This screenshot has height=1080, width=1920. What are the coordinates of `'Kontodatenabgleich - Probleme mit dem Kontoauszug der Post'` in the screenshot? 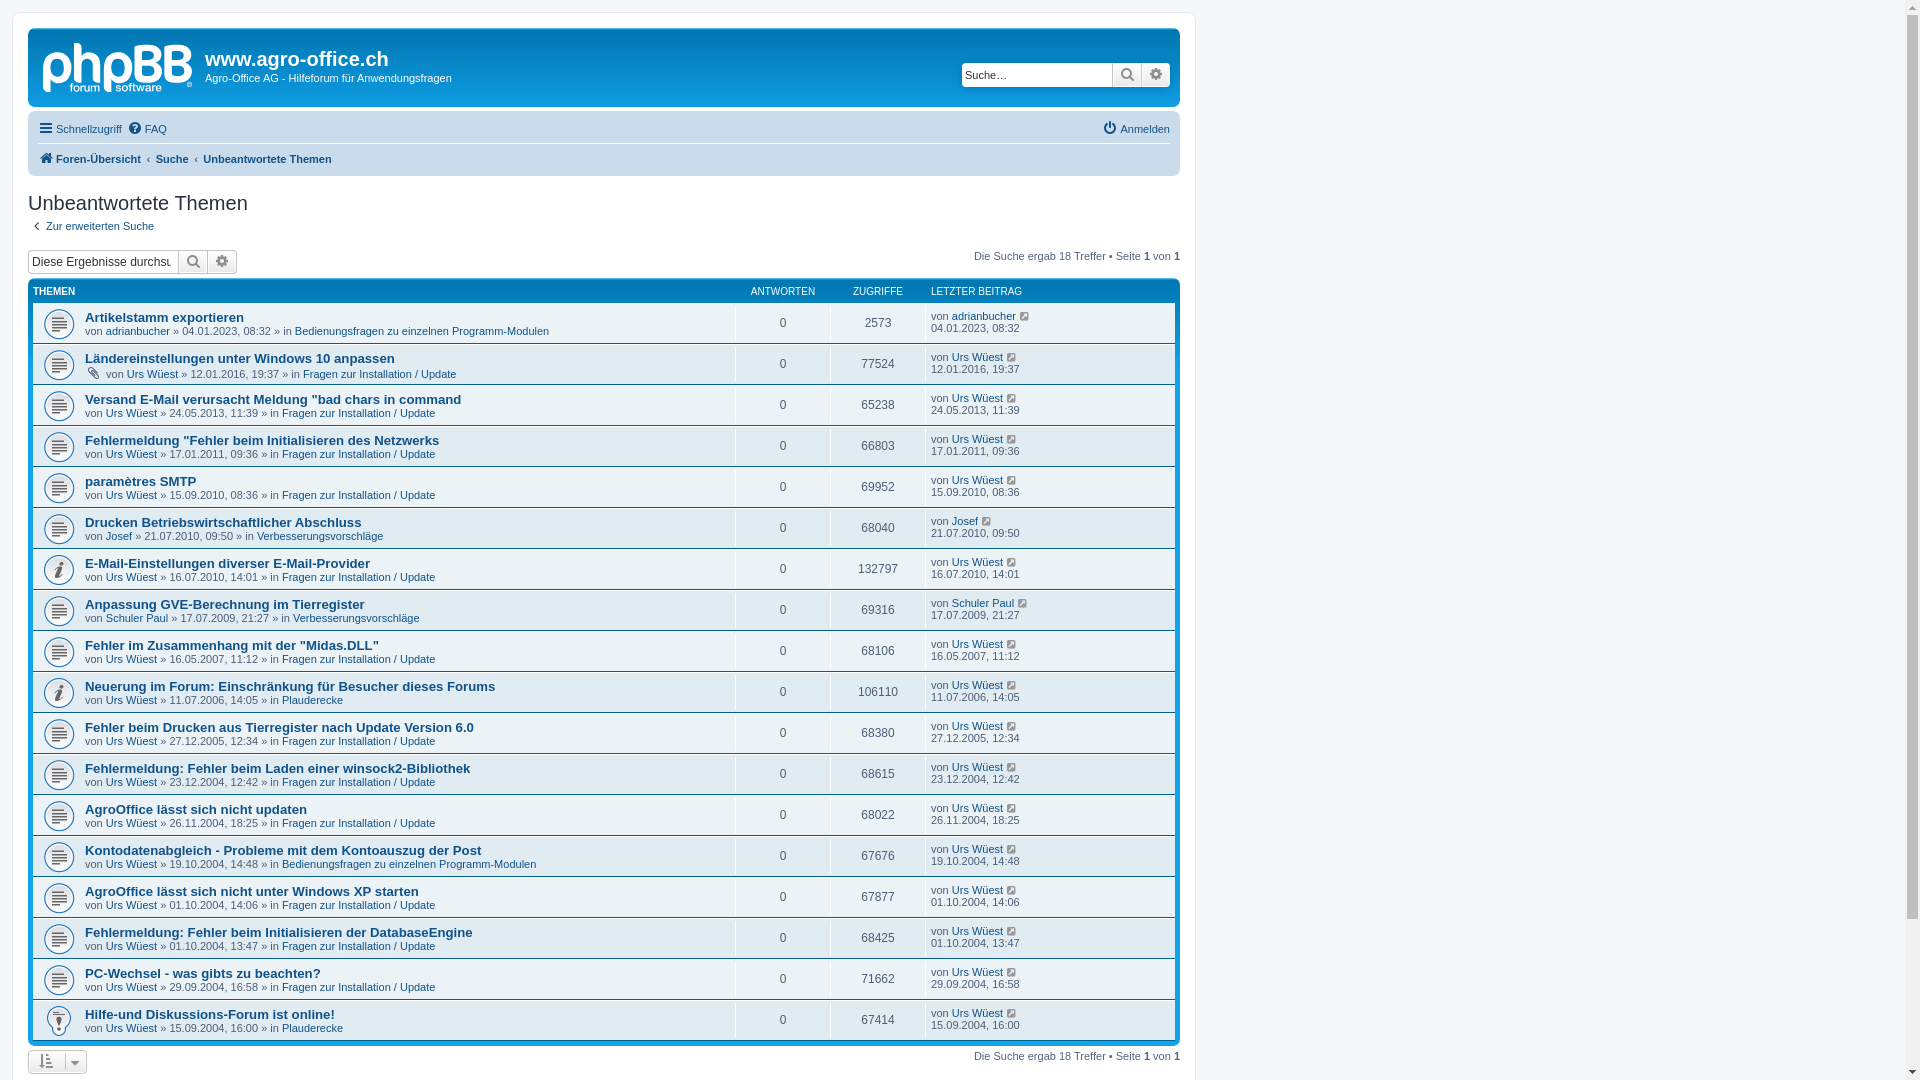 It's located at (282, 850).